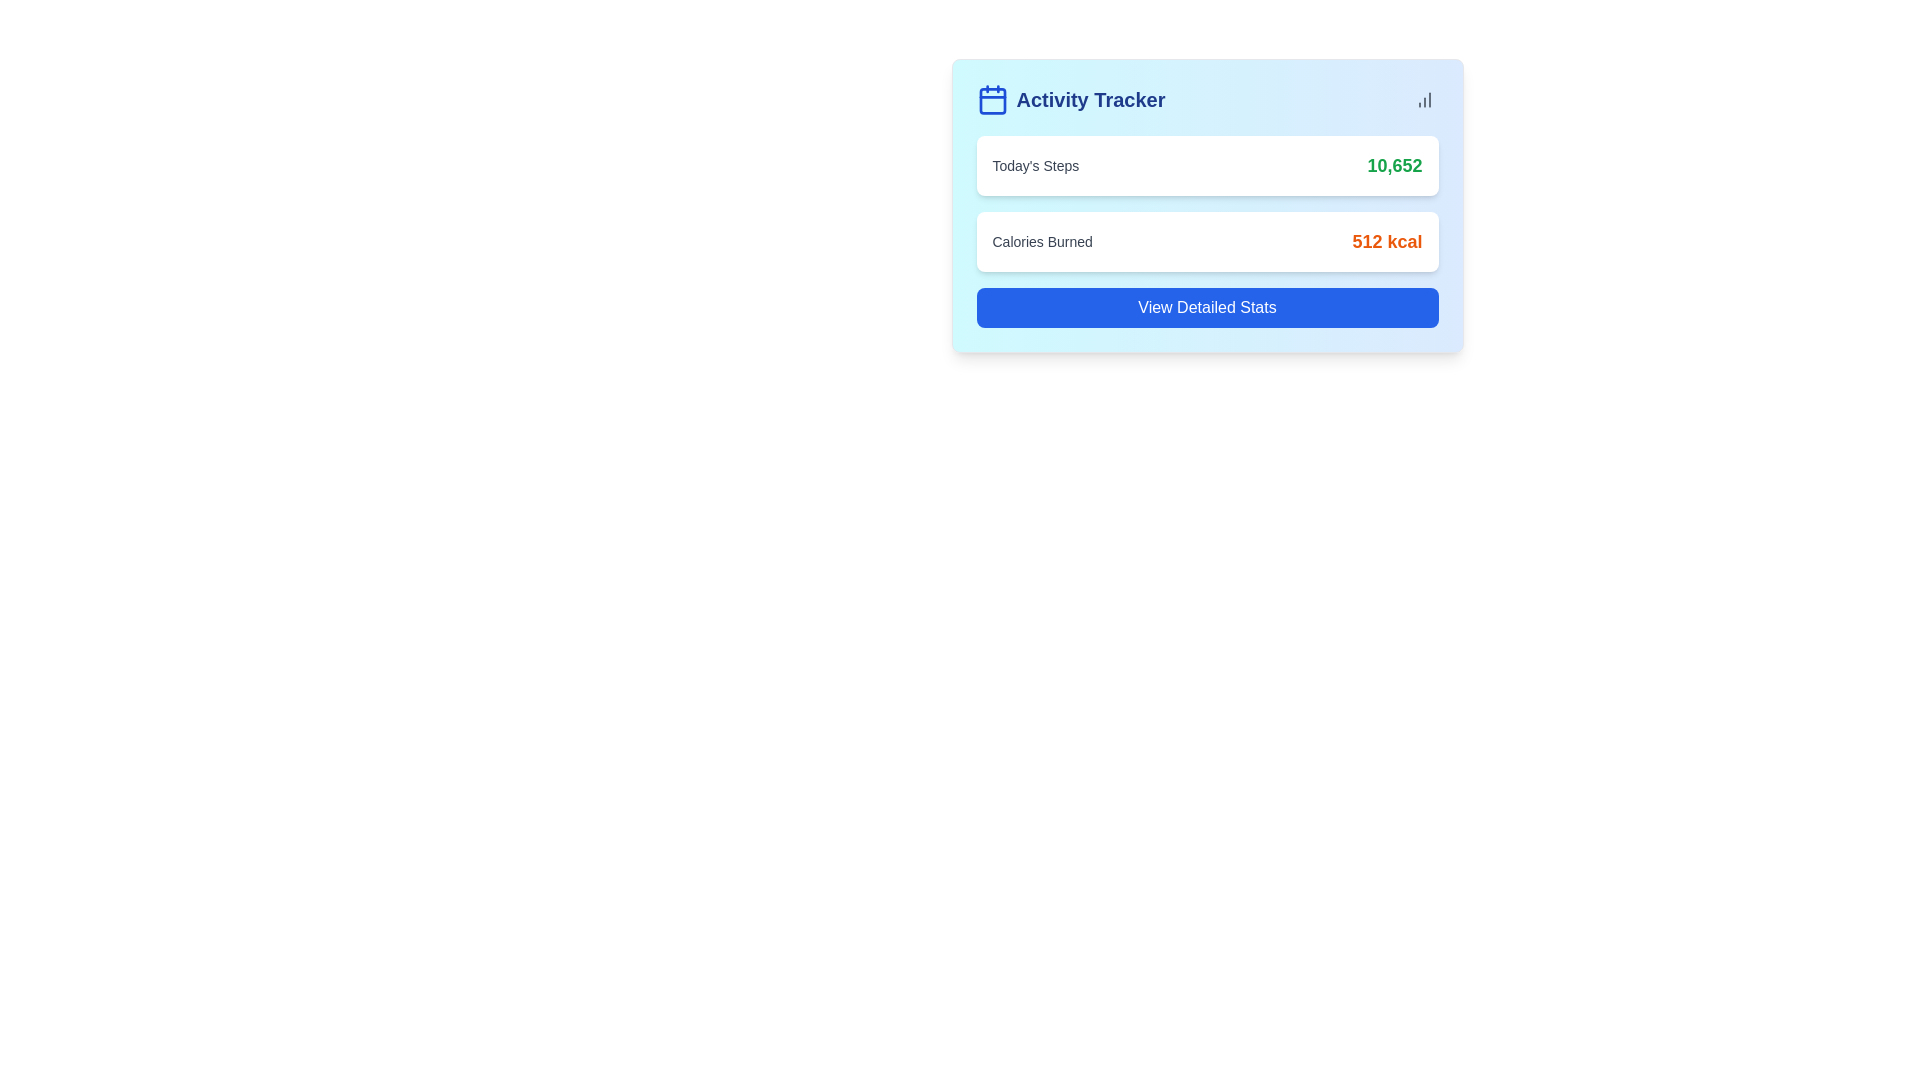 The height and width of the screenshot is (1080, 1920). I want to click on the 'Calories Burned' information display card that features a white background, rounded corners, and displays '512 kcal' in bold orange font on the right, so click(1206, 241).